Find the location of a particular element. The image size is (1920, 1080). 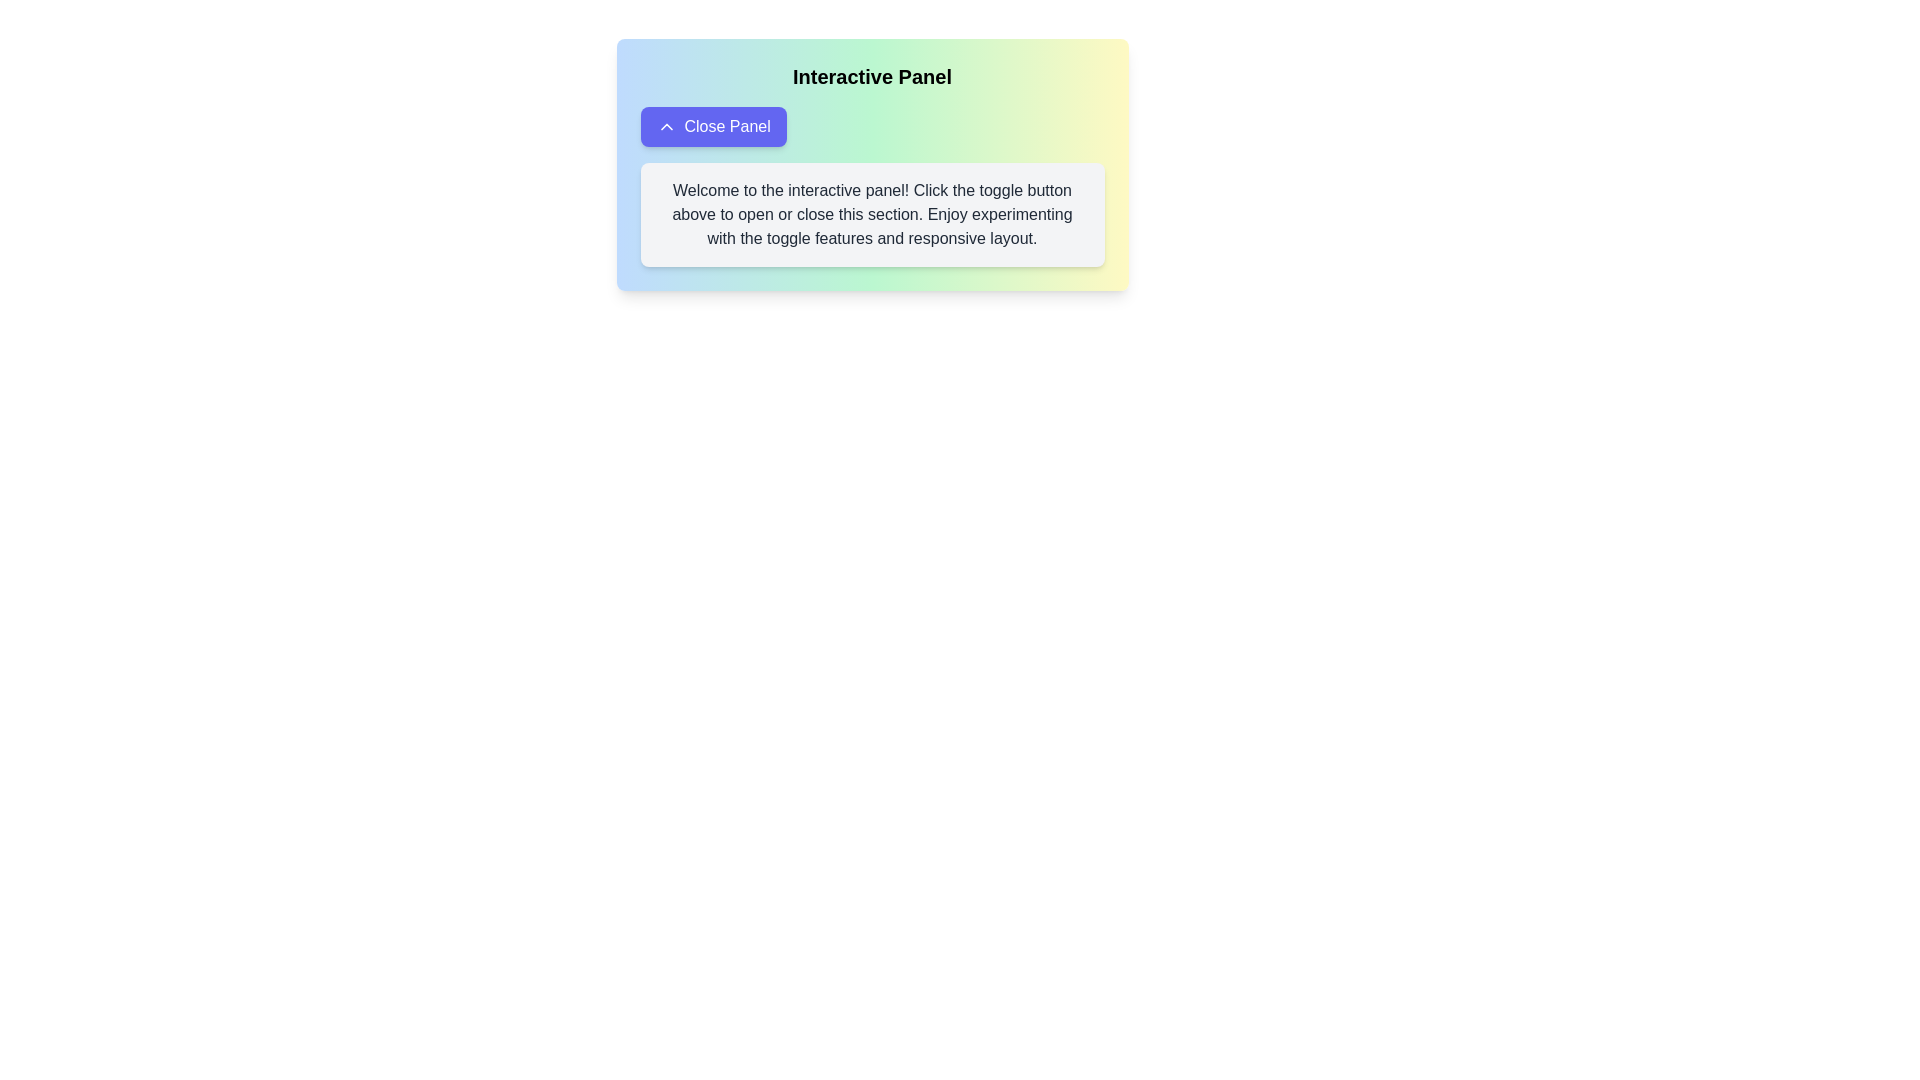

the 'Close Panel' button to toggle the panel's visibility is located at coordinates (713, 127).